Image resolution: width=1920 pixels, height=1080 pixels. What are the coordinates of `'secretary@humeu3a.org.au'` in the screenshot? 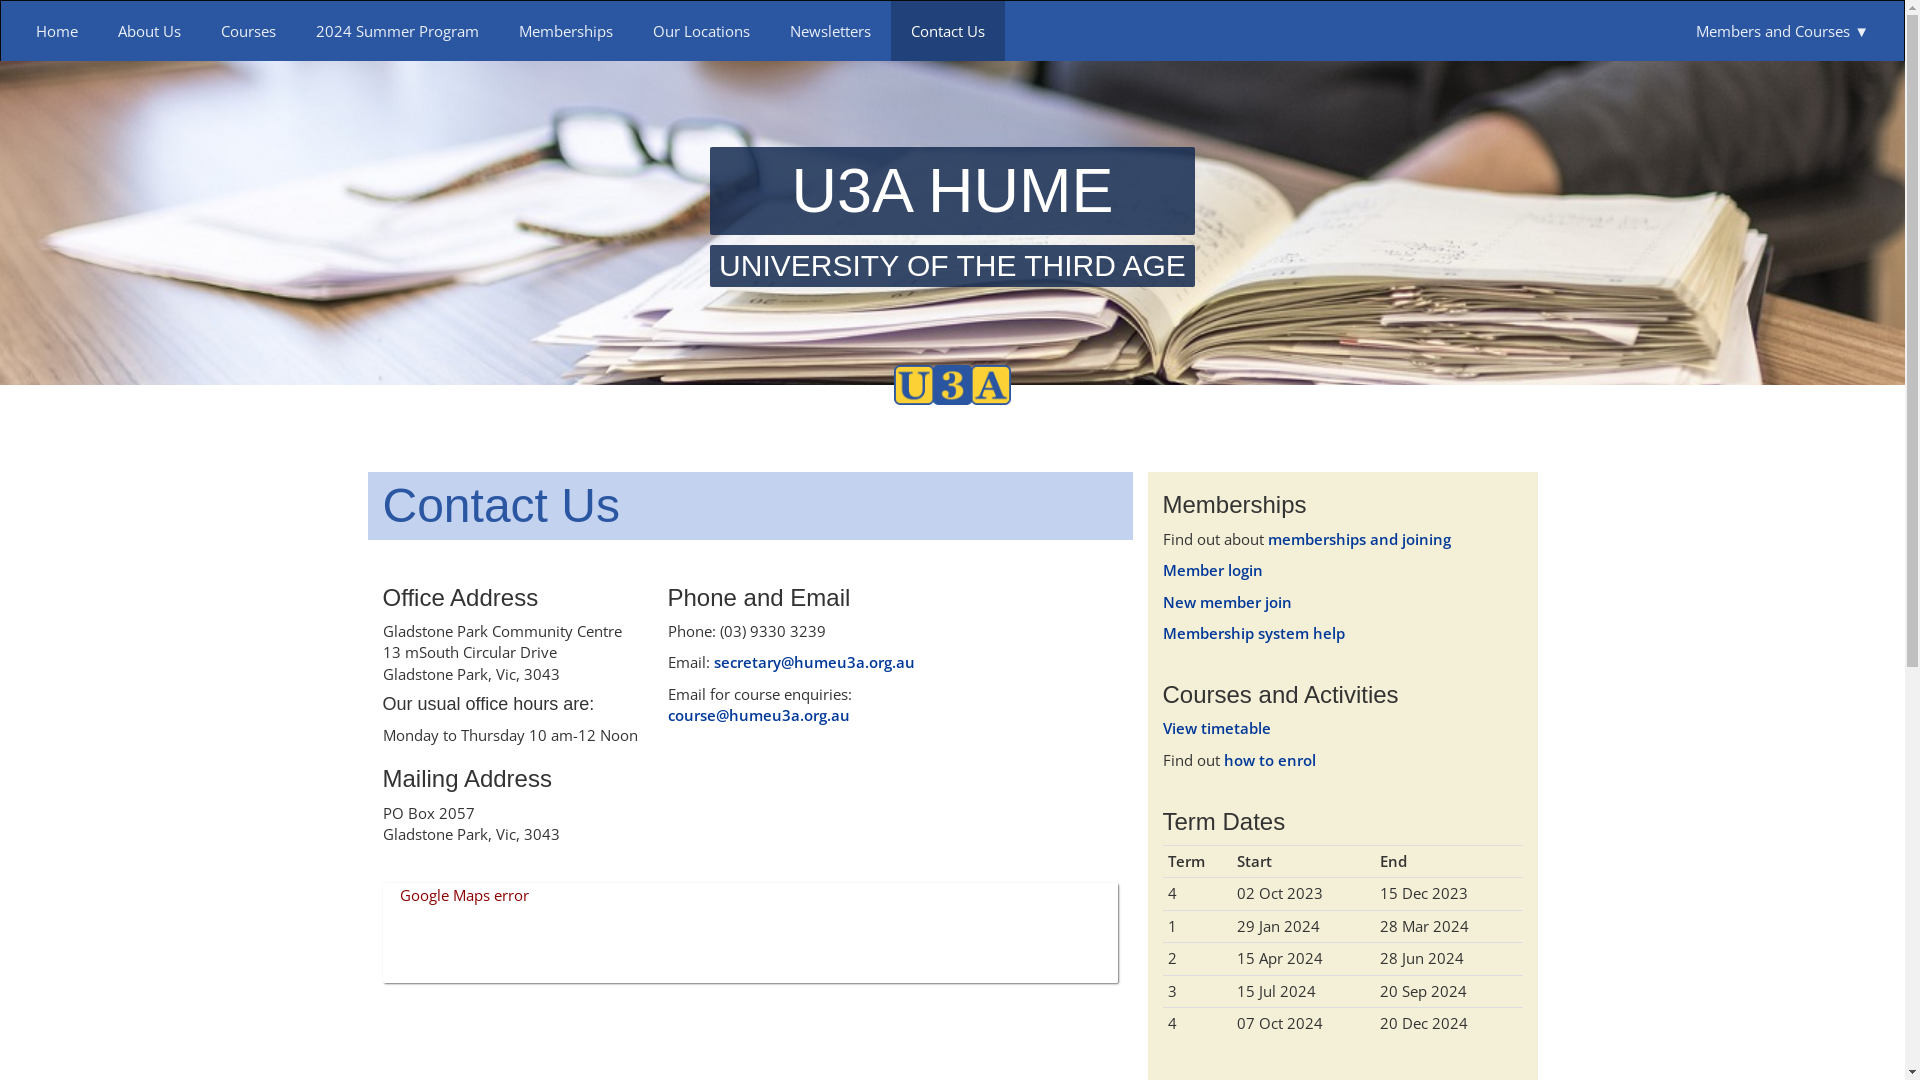 It's located at (814, 662).